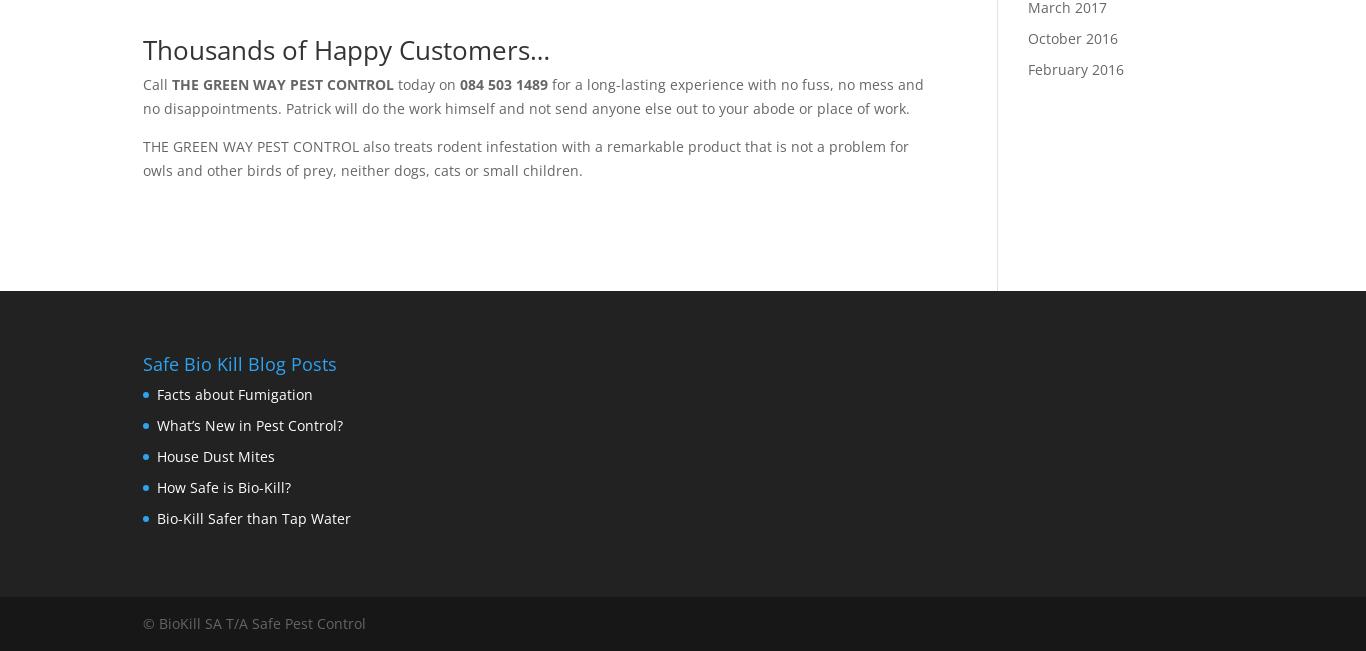 The image size is (1366, 651). Describe the element at coordinates (1074, 68) in the screenshot. I see `'February 2016'` at that location.